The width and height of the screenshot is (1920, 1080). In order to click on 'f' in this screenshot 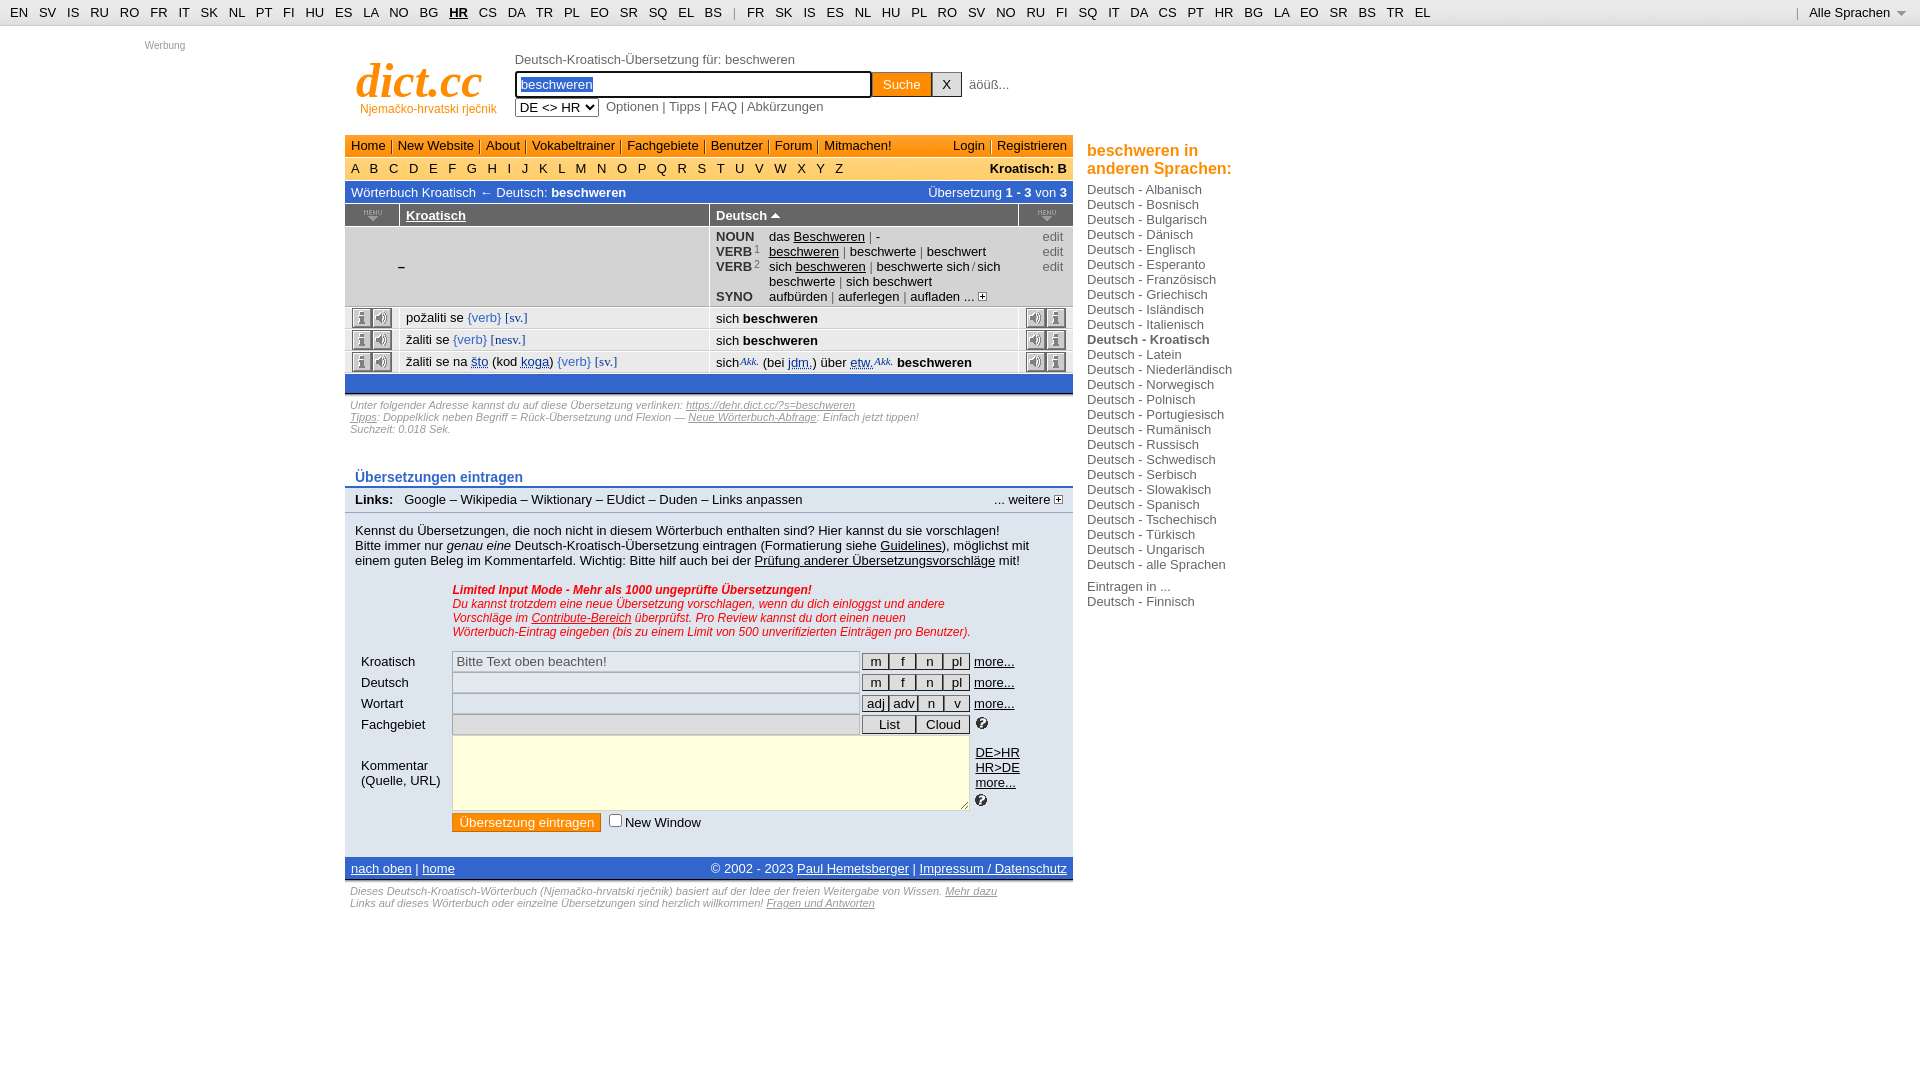, I will do `click(901, 661)`.